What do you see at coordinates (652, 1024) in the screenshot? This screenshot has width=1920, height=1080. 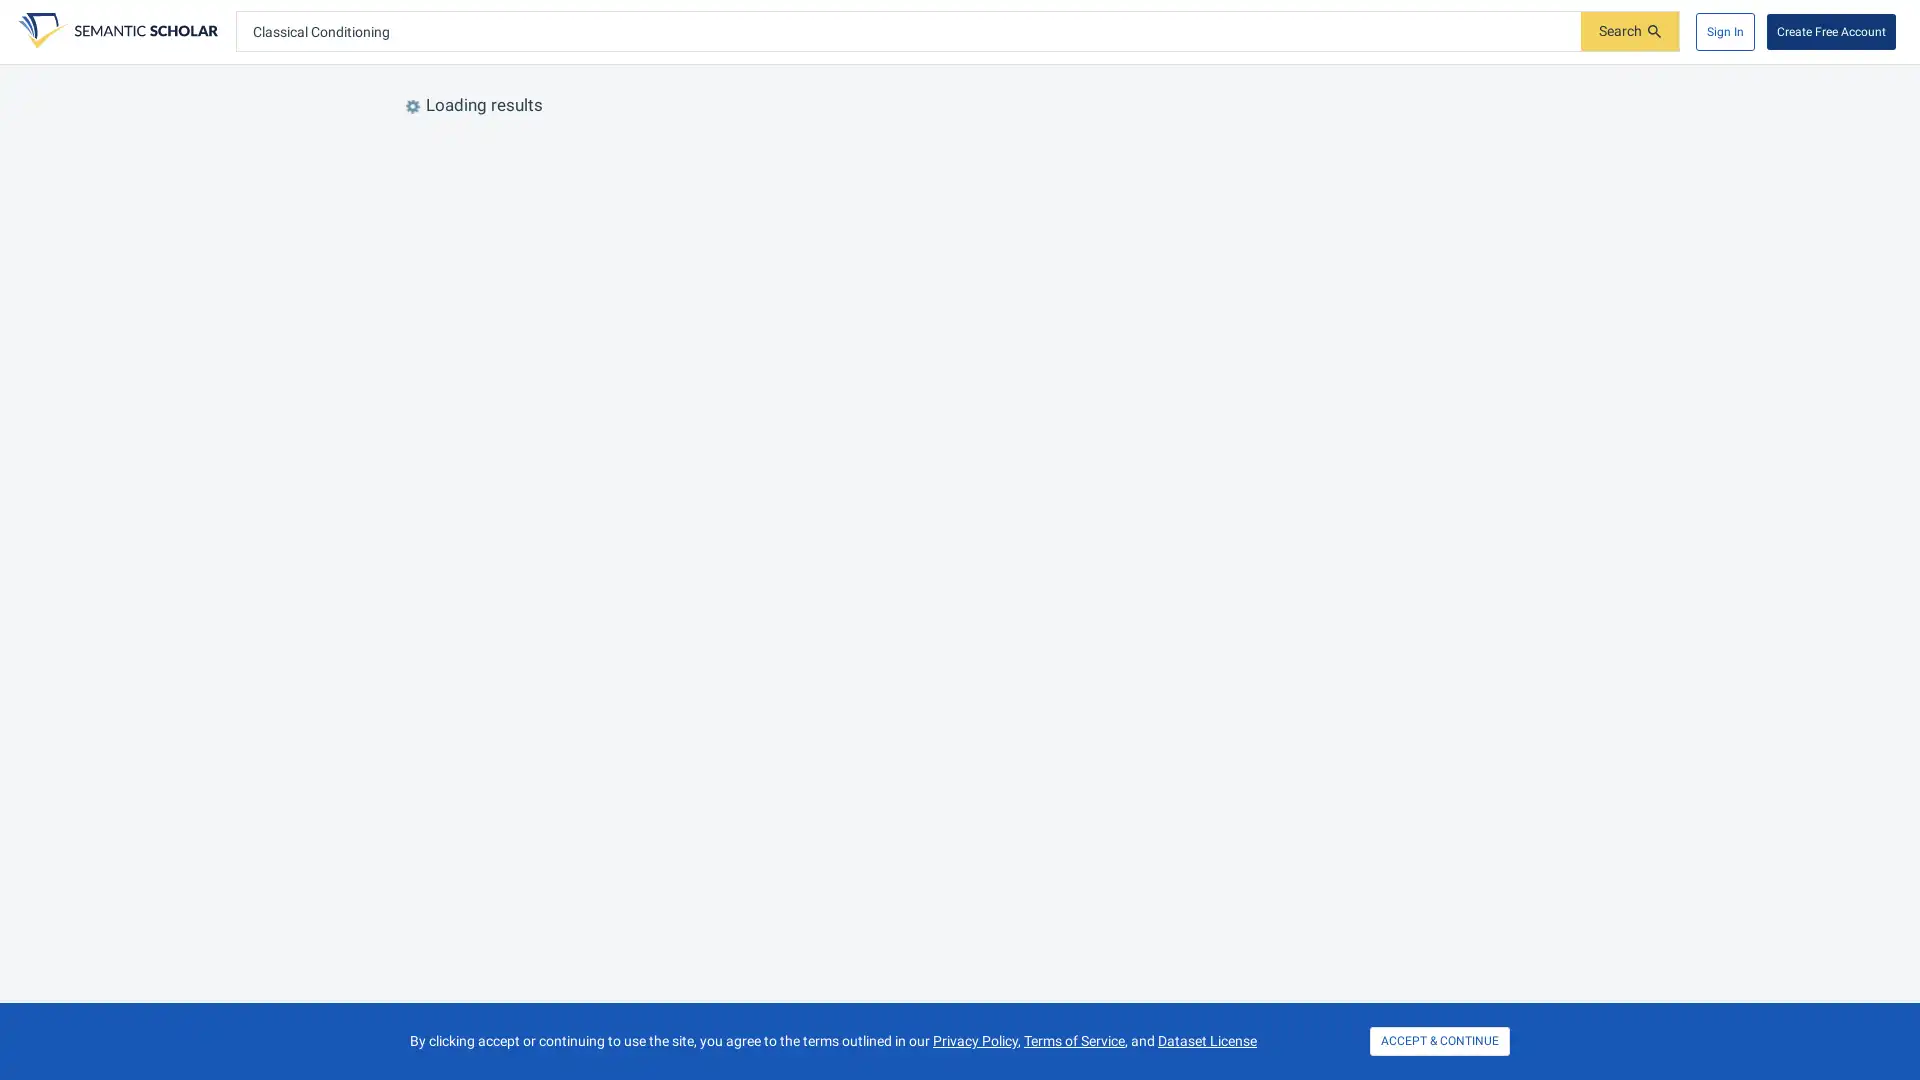 I see `Turn on email alert for this paper` at bounding box center [652, 1024].